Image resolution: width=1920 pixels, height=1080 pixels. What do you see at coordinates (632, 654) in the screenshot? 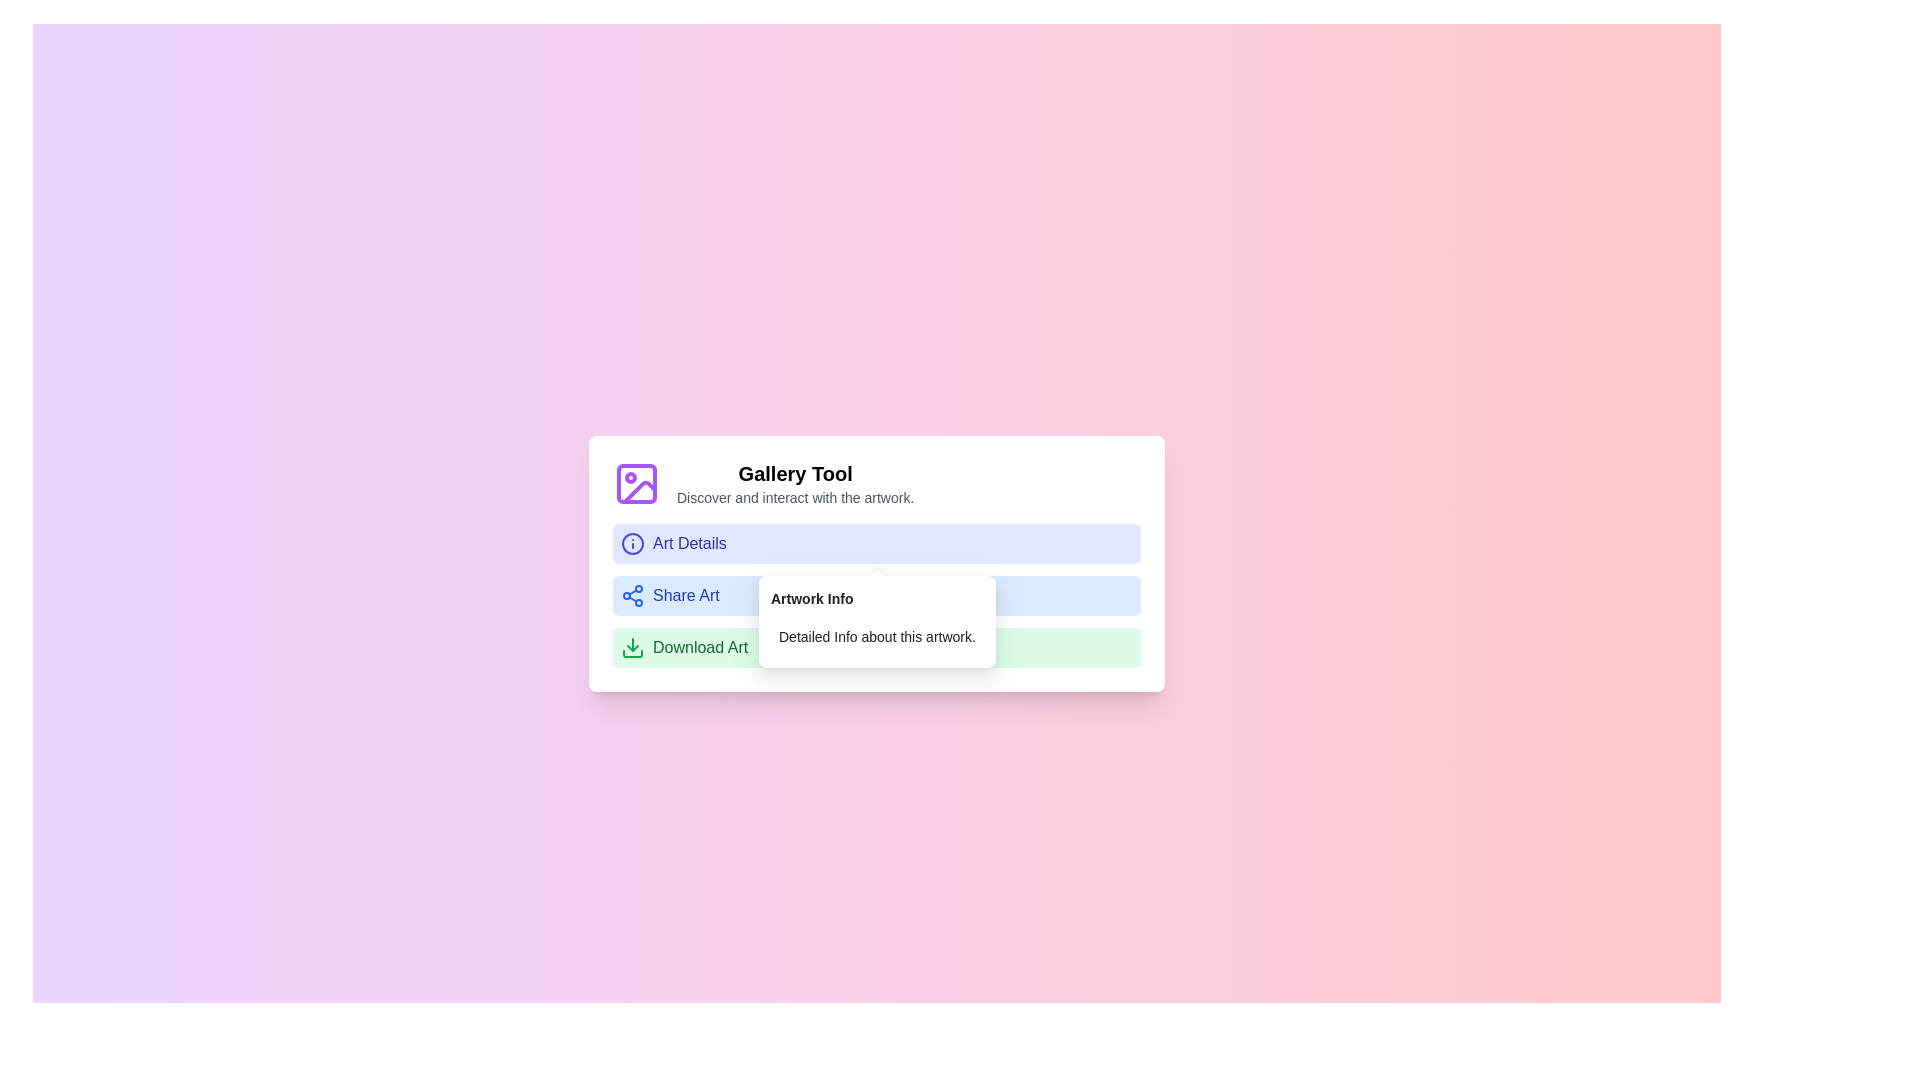
I see `the bottommost graphical component of the download icon's SVG representation, which visually completes the download symbol` at bounding box center [632, 654].